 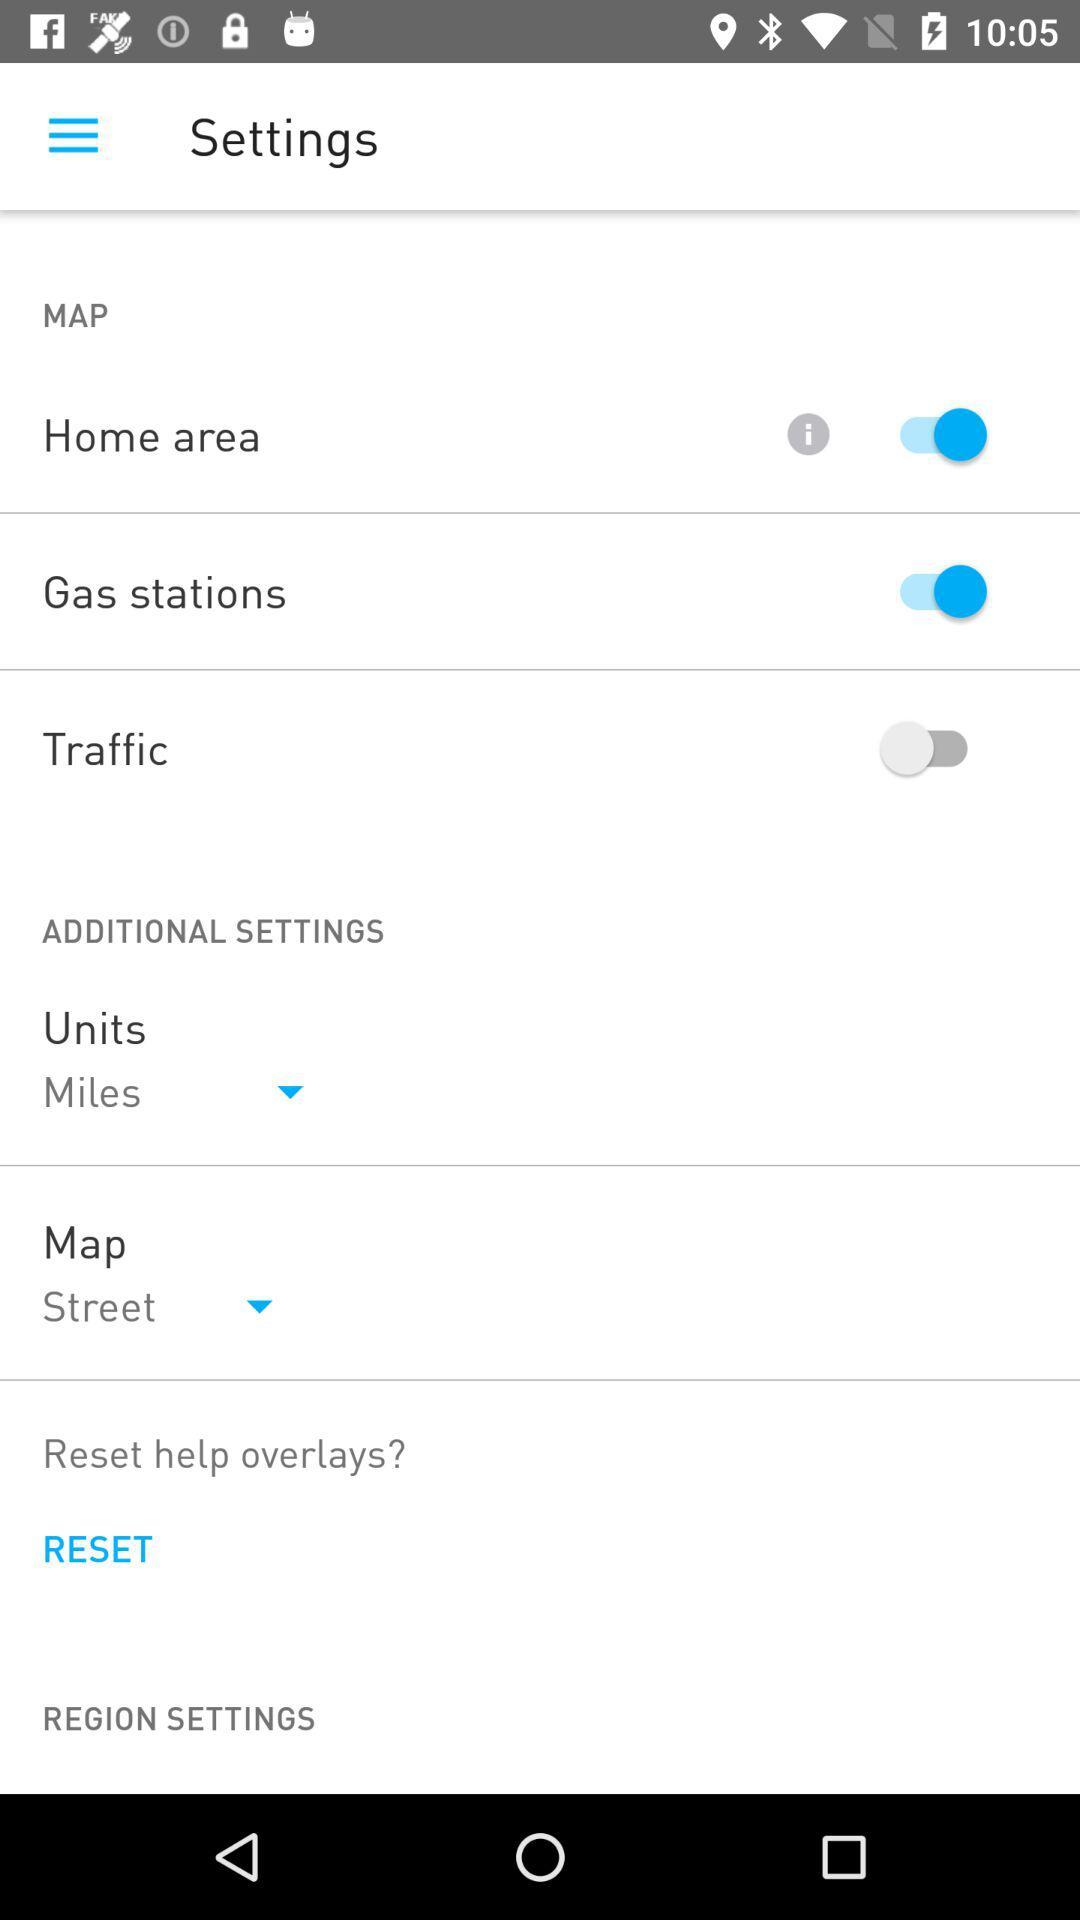 What do you see at coordinates (933, 433) in the screenshot?
I see `switch autoplay option` at bounding box center [933, 433].